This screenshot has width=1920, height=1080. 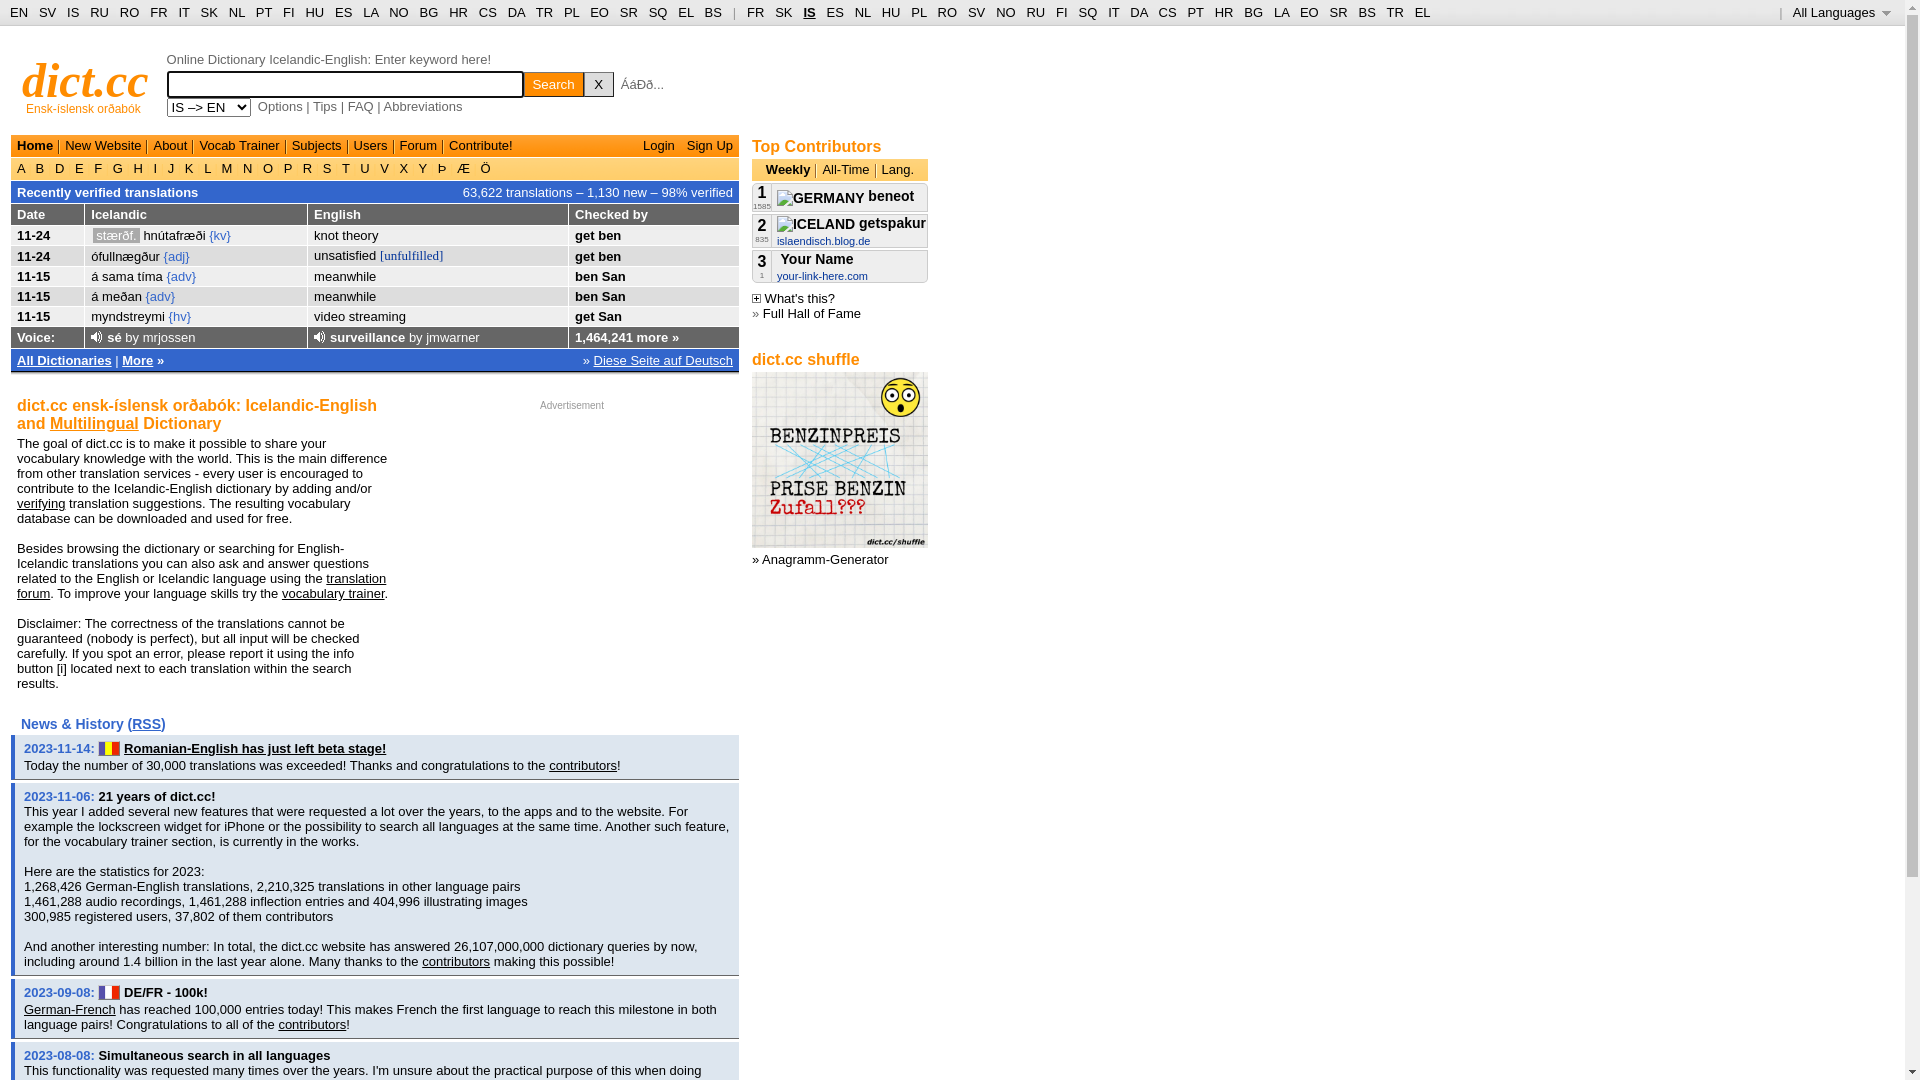 What do you see at coordinates (312, 254) in the screenshot?
I see `'unsatisfied [unfulfilled]'` at bounding box center [312, 254].